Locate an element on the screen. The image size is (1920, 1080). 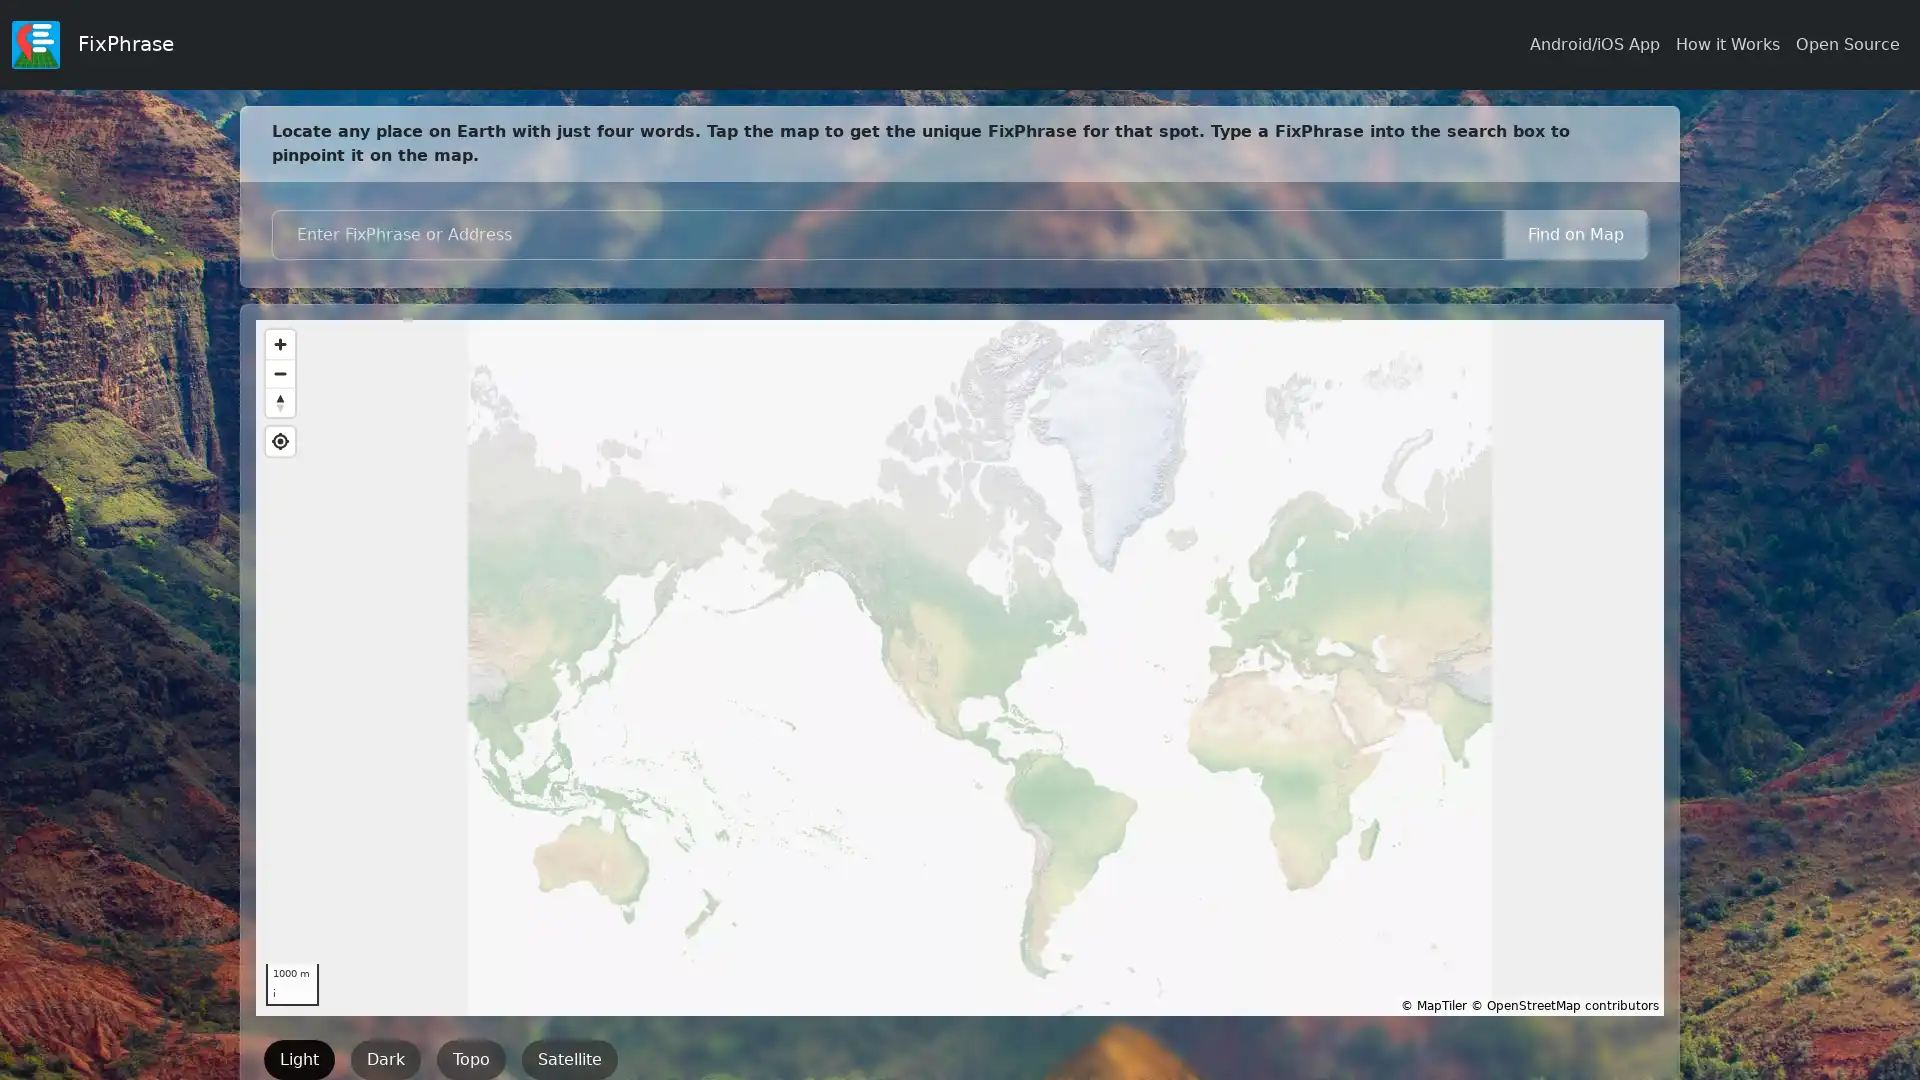
Zoom out is located at coordinates (279, 373).